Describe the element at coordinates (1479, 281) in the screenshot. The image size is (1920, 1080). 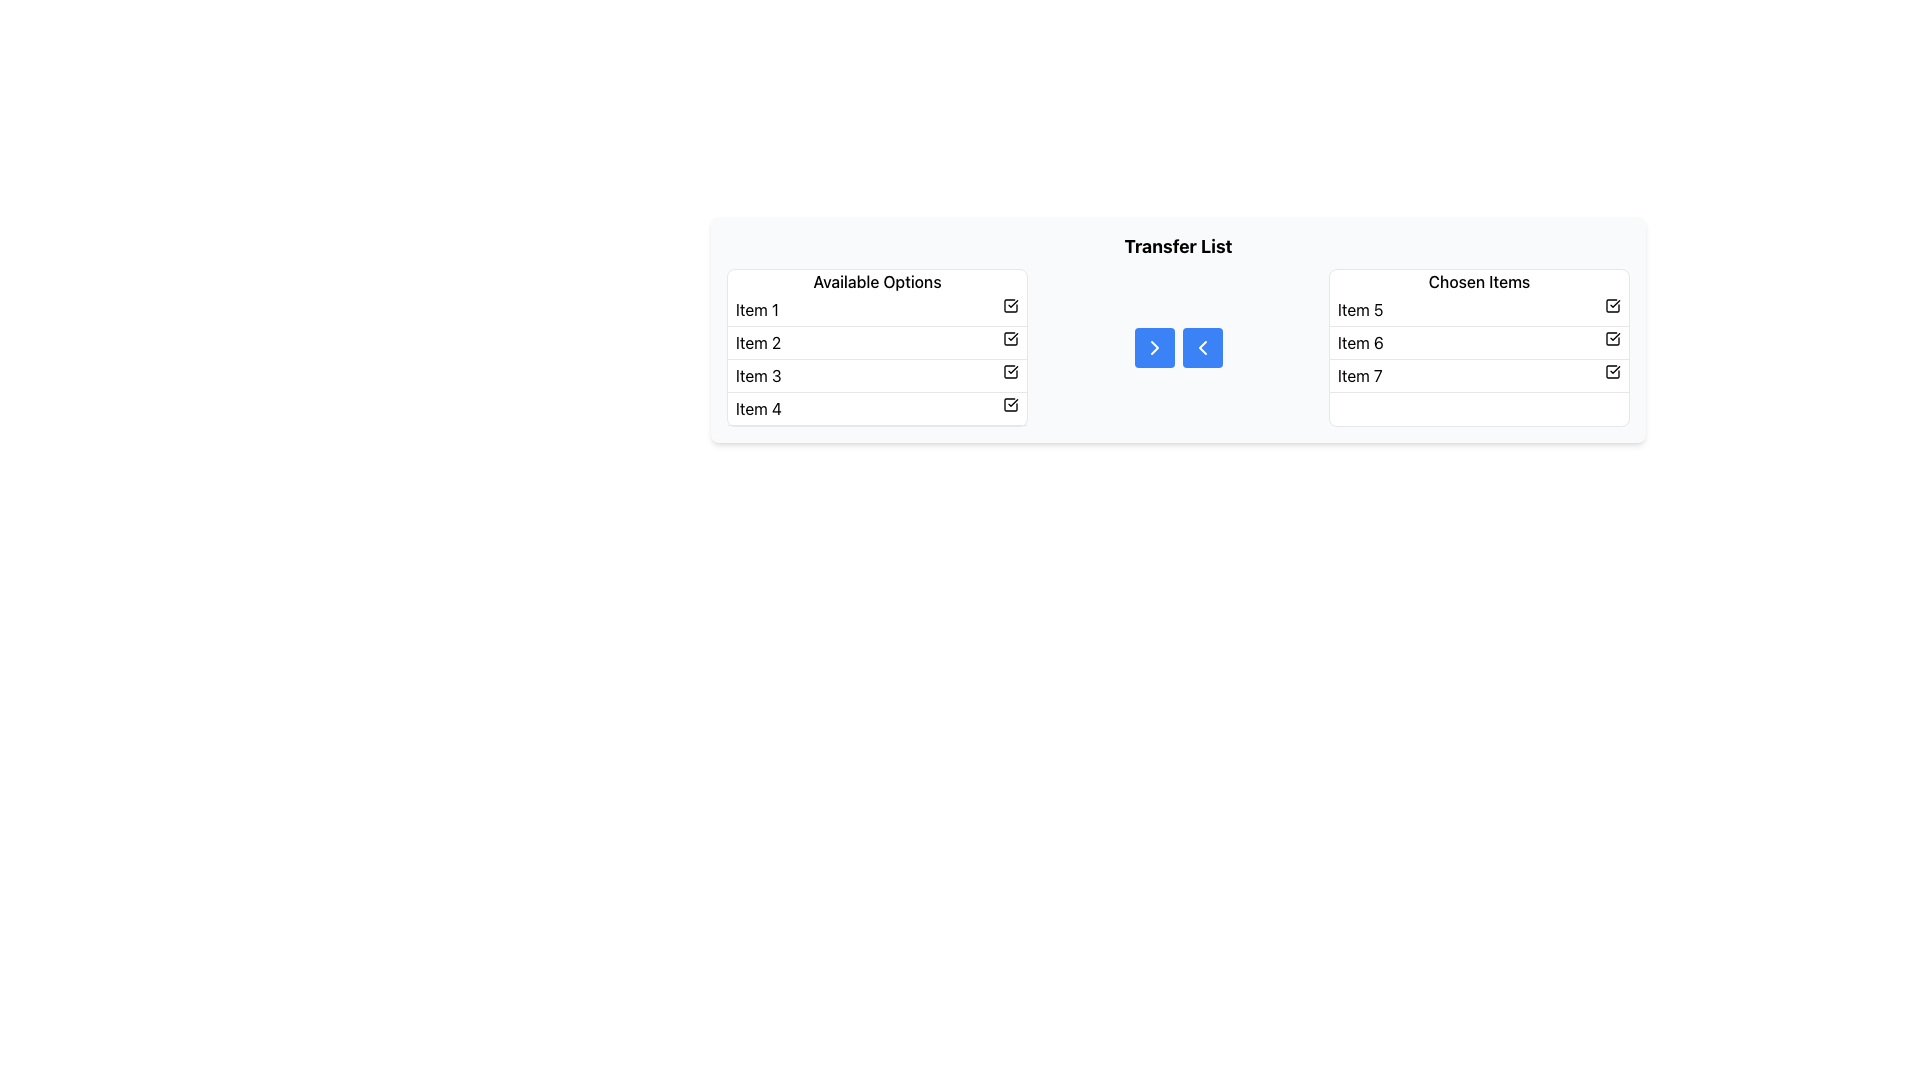
I see `the text label displaying 'Chosen Items', which is centered at the top of a bordered box containing a list of items` at that location.